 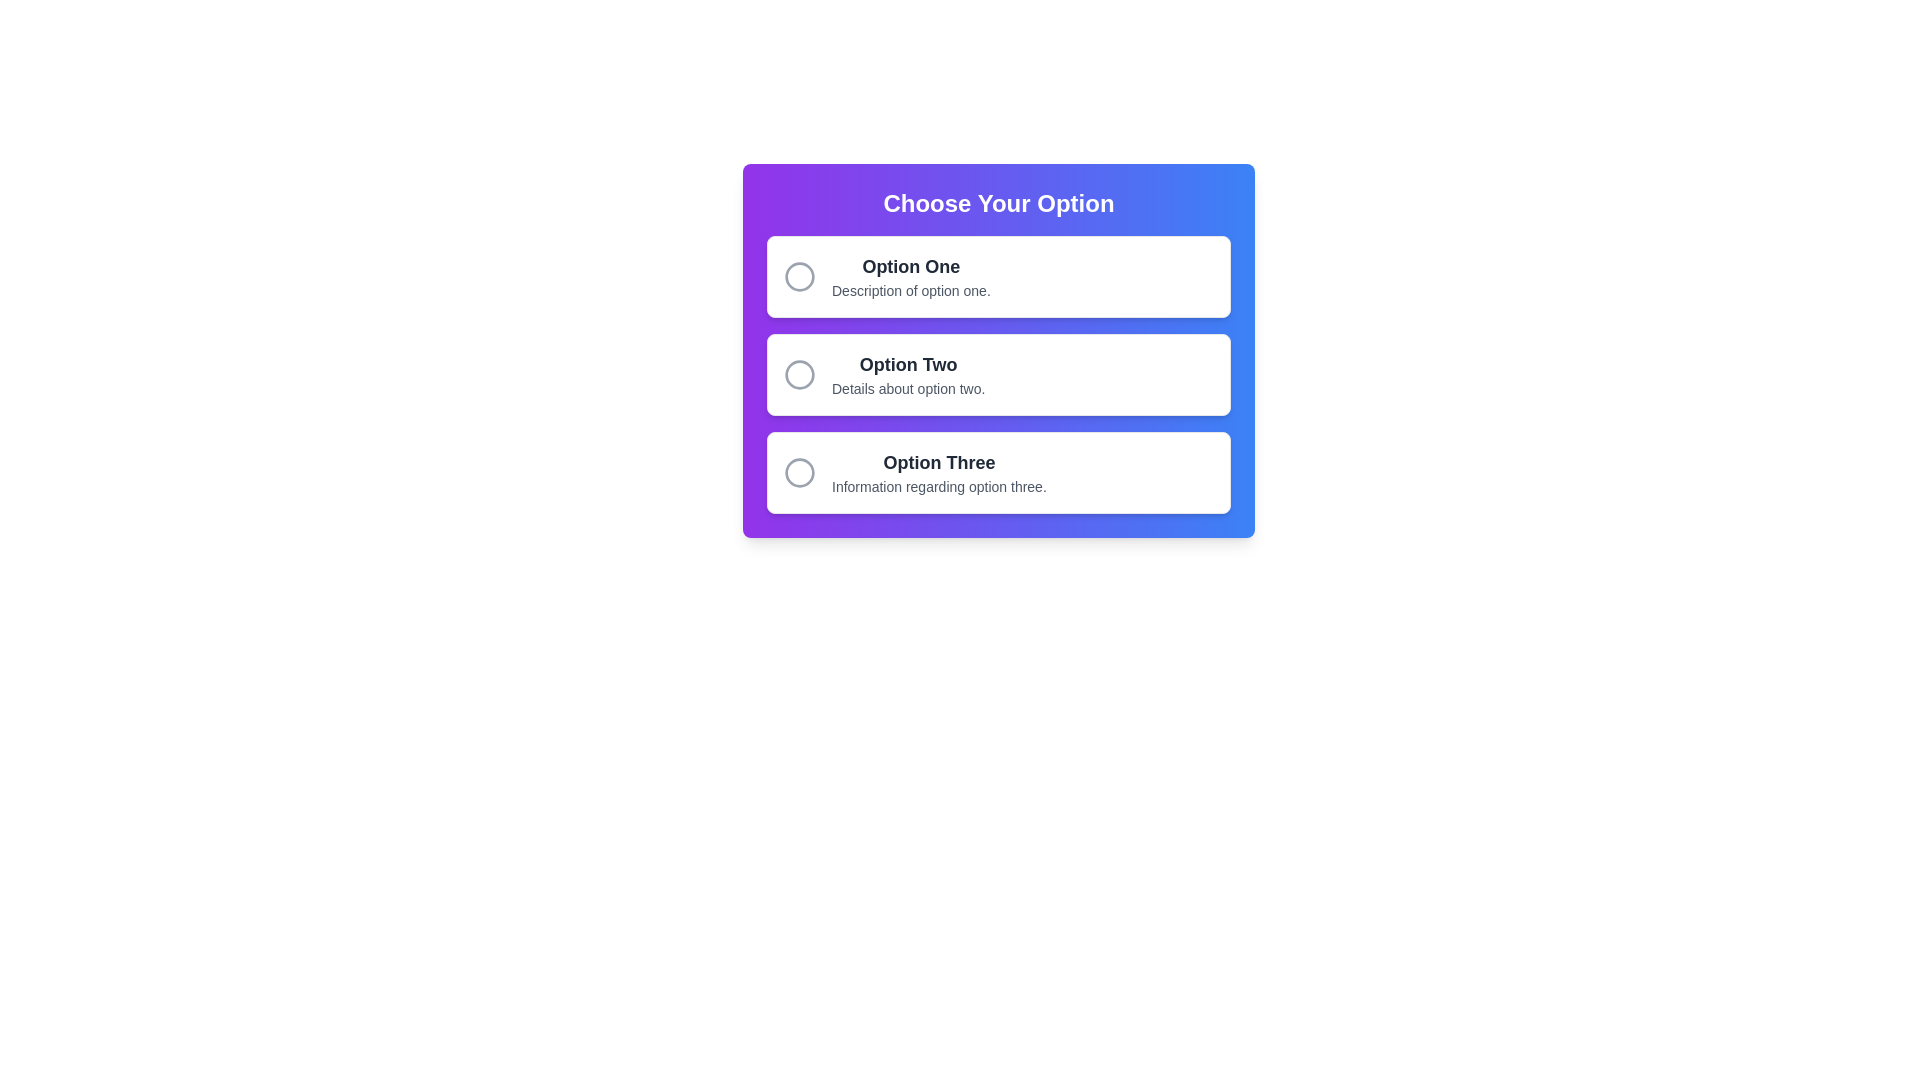 What do you see at coordinates (910, 277) in the screenshot?
I see `descriptive text beneath the bold heading 'Option One' within the first card of the vertically stacked group of cards under the header 'Choose Your Option.'` at bounding box center [910, 277].